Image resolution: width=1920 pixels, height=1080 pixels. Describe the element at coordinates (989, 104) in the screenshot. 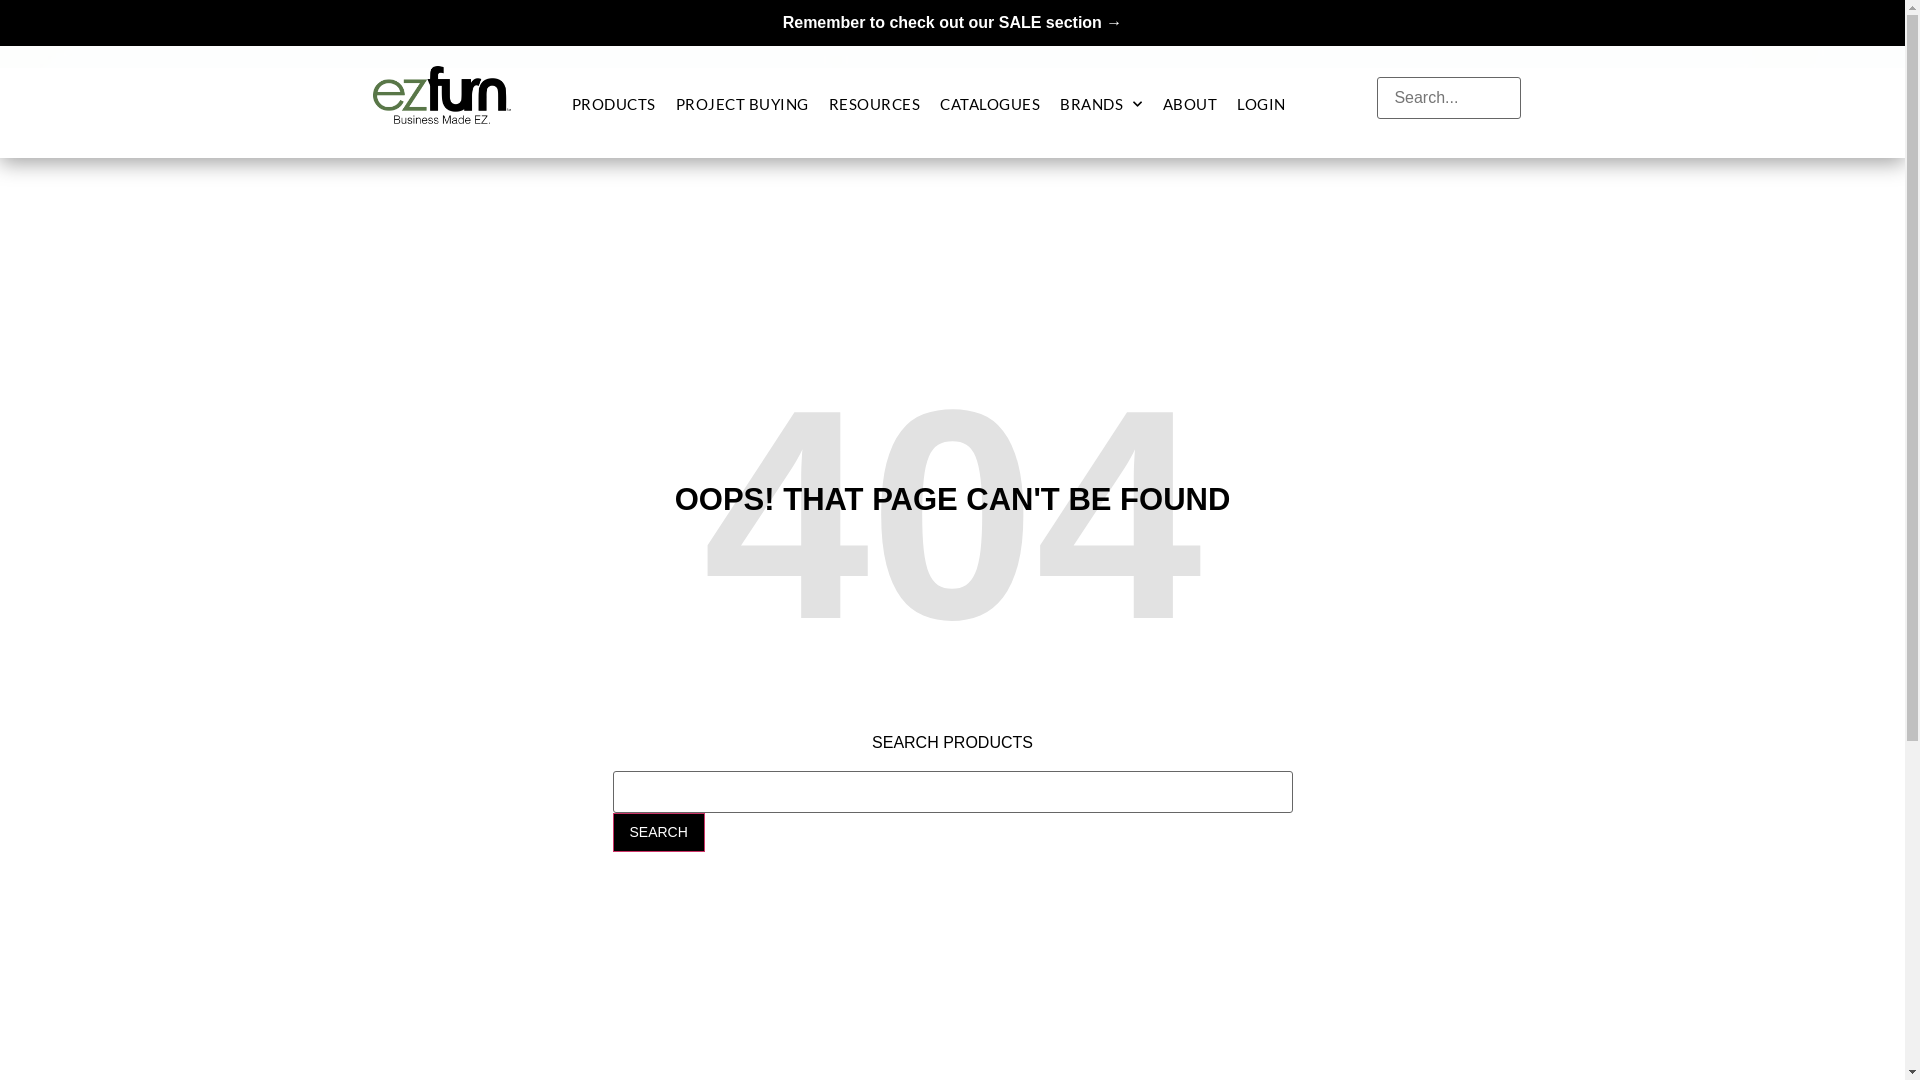

I see `'CATALOGUES'` at that location.